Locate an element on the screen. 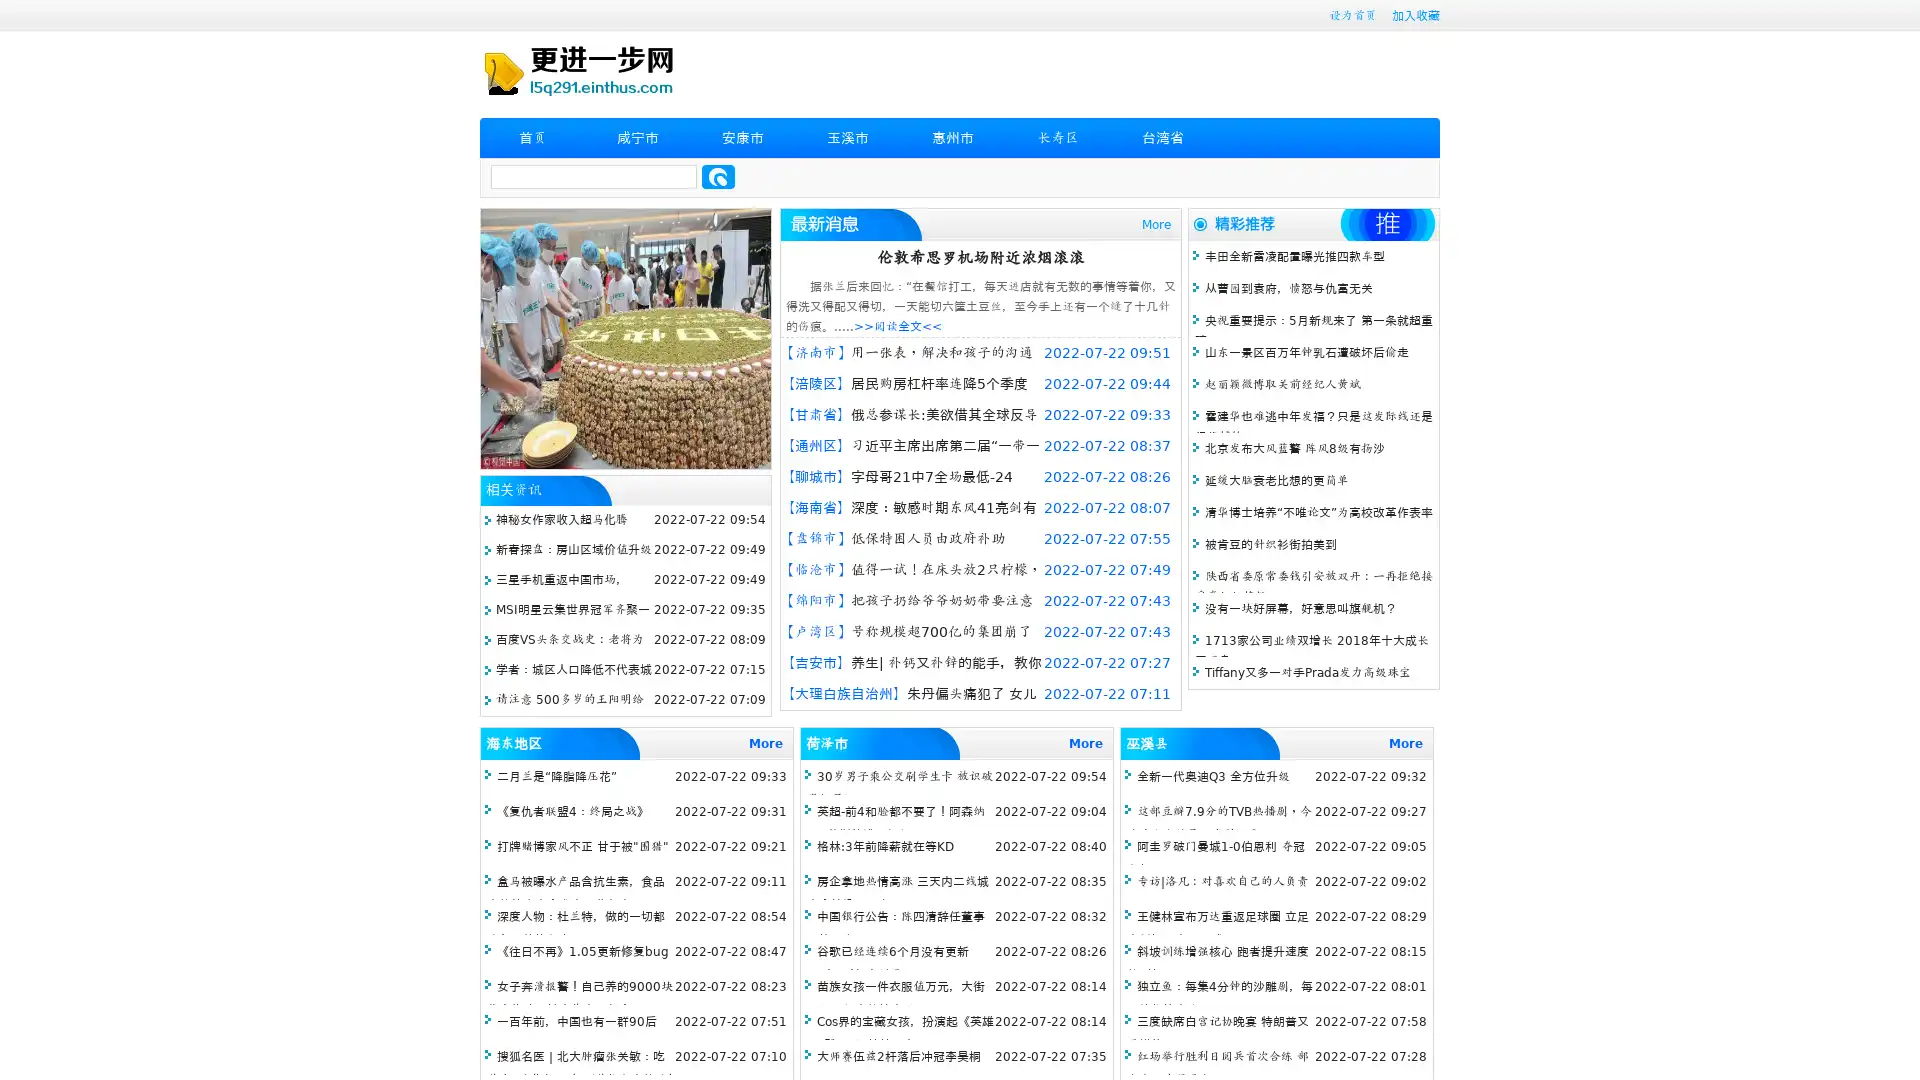  Search is located at coordinates (718, 176).